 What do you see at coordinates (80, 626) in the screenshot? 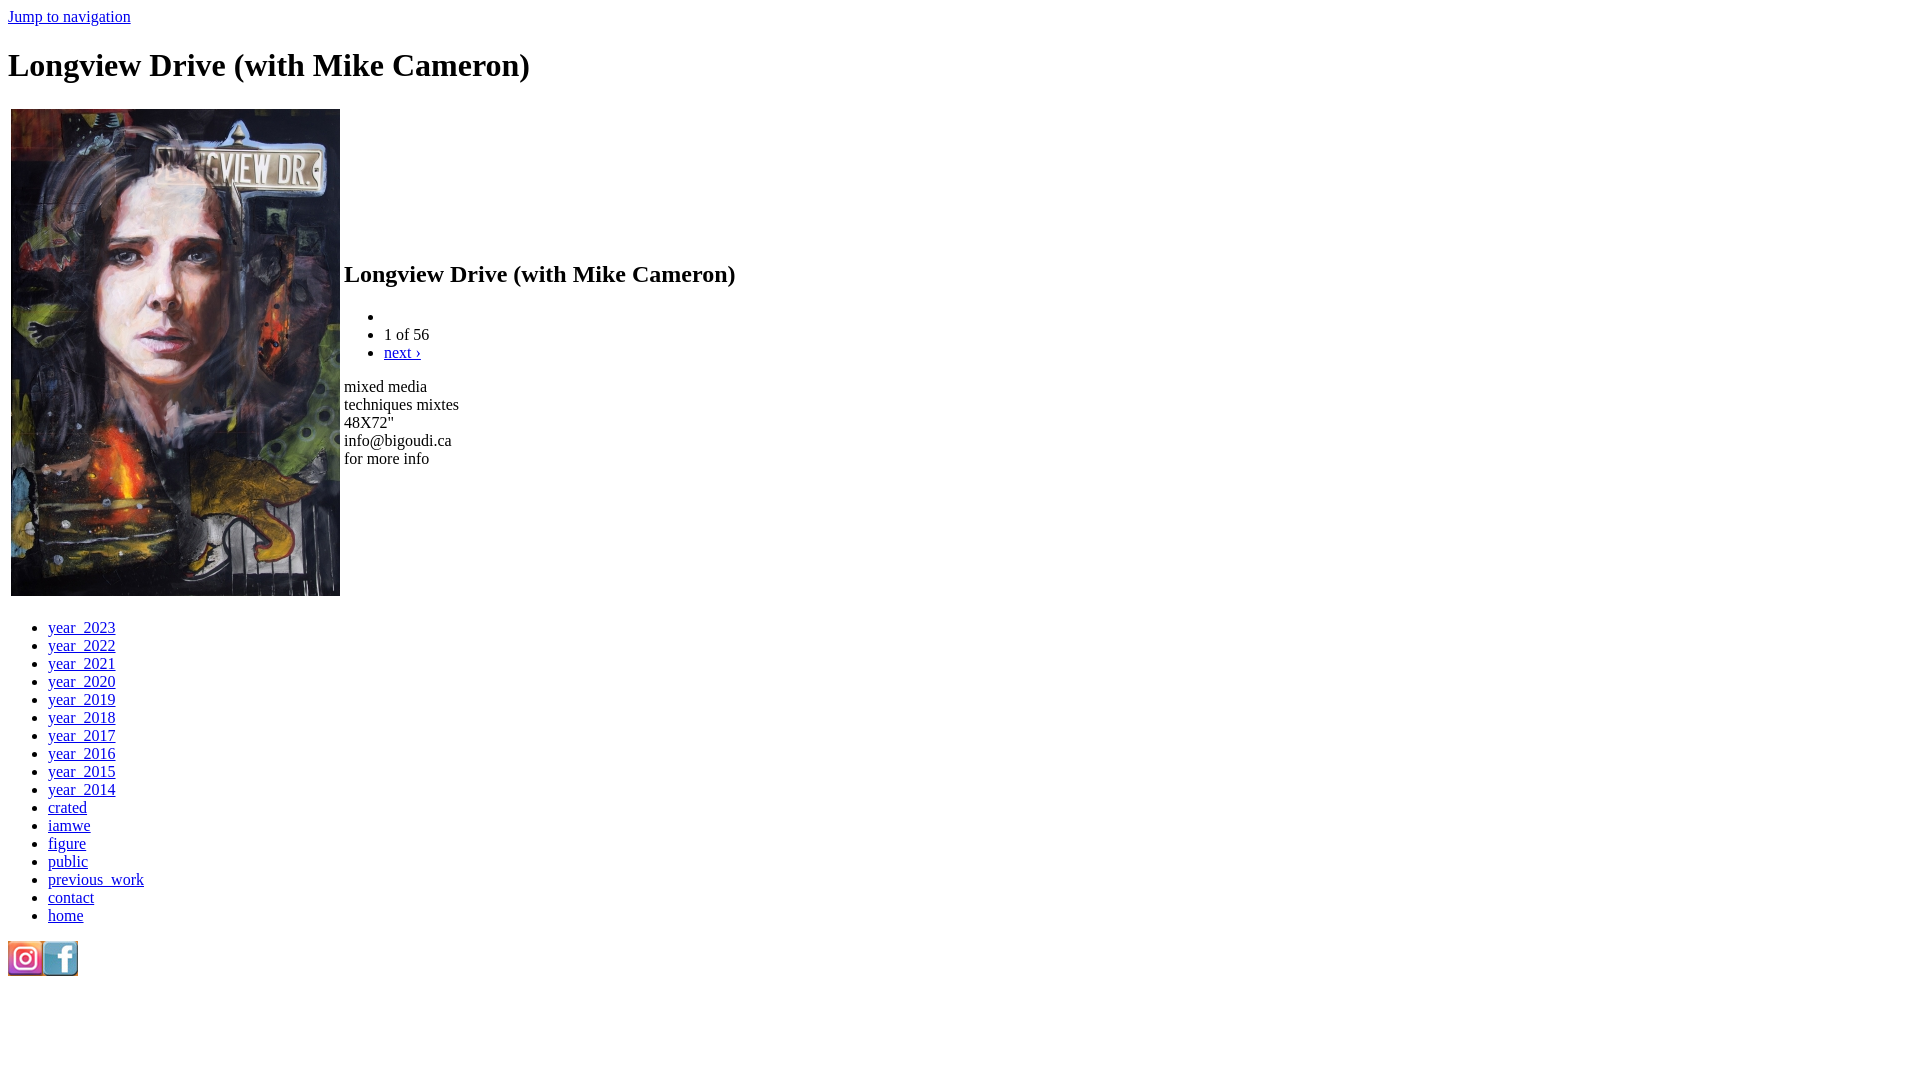
I see `'year_2023'` at bounding box center [80, 626].